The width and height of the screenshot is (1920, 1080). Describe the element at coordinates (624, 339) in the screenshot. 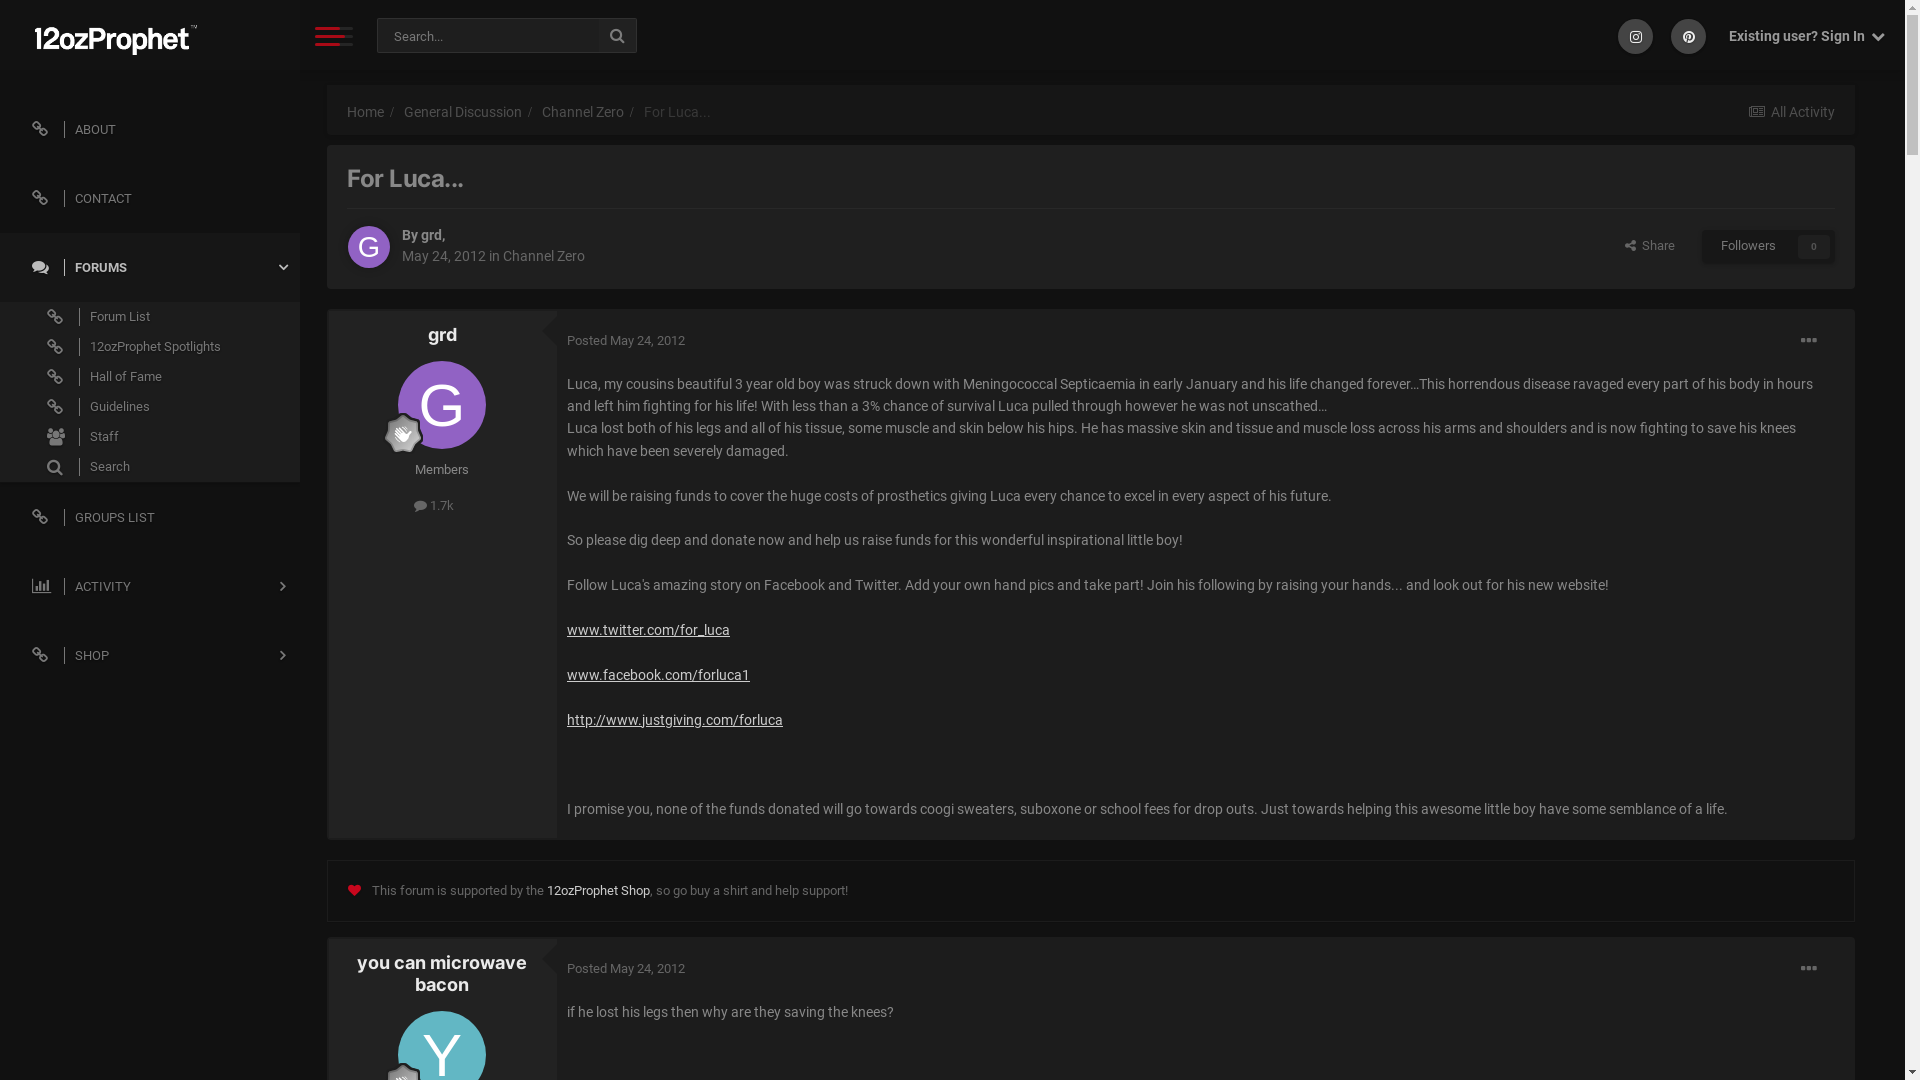

I see `'Posted May 24, 2012'` at that location.